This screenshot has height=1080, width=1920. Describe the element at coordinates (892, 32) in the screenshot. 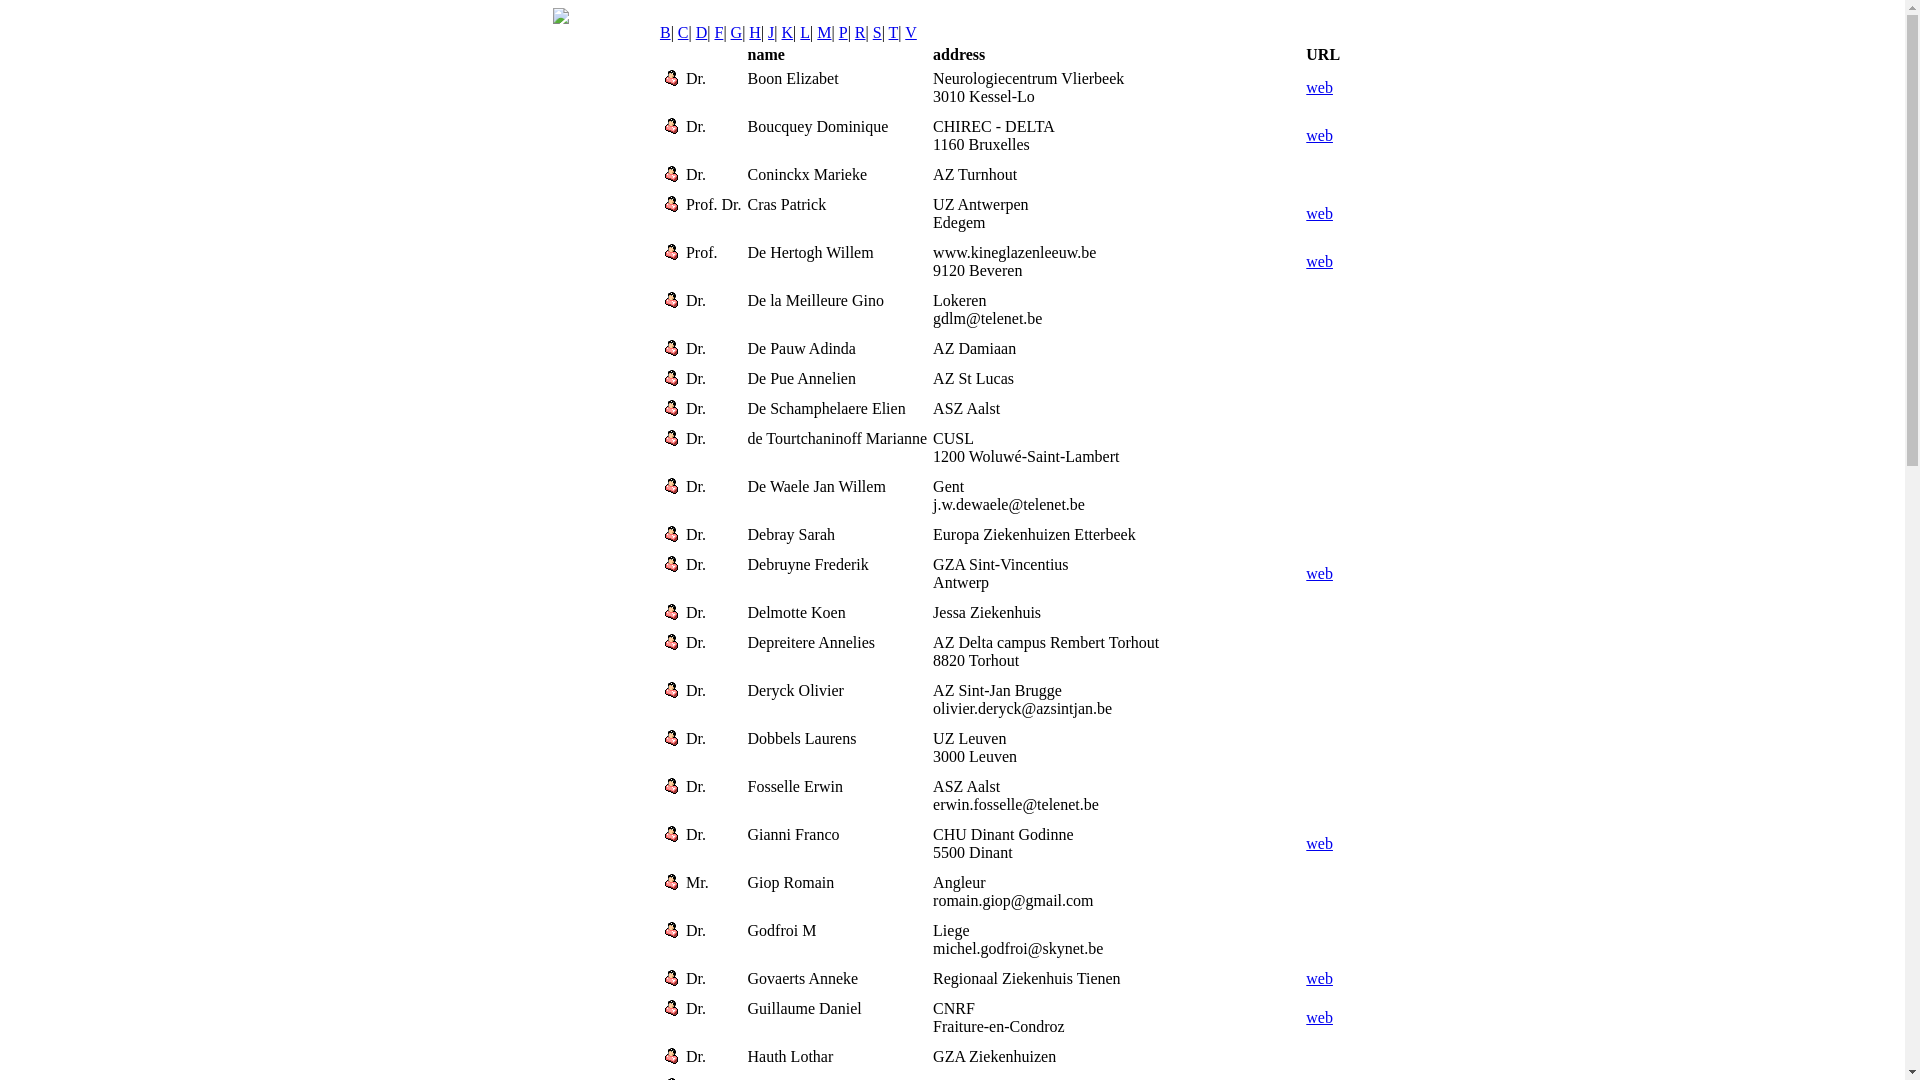

I see `'T'` at that location.